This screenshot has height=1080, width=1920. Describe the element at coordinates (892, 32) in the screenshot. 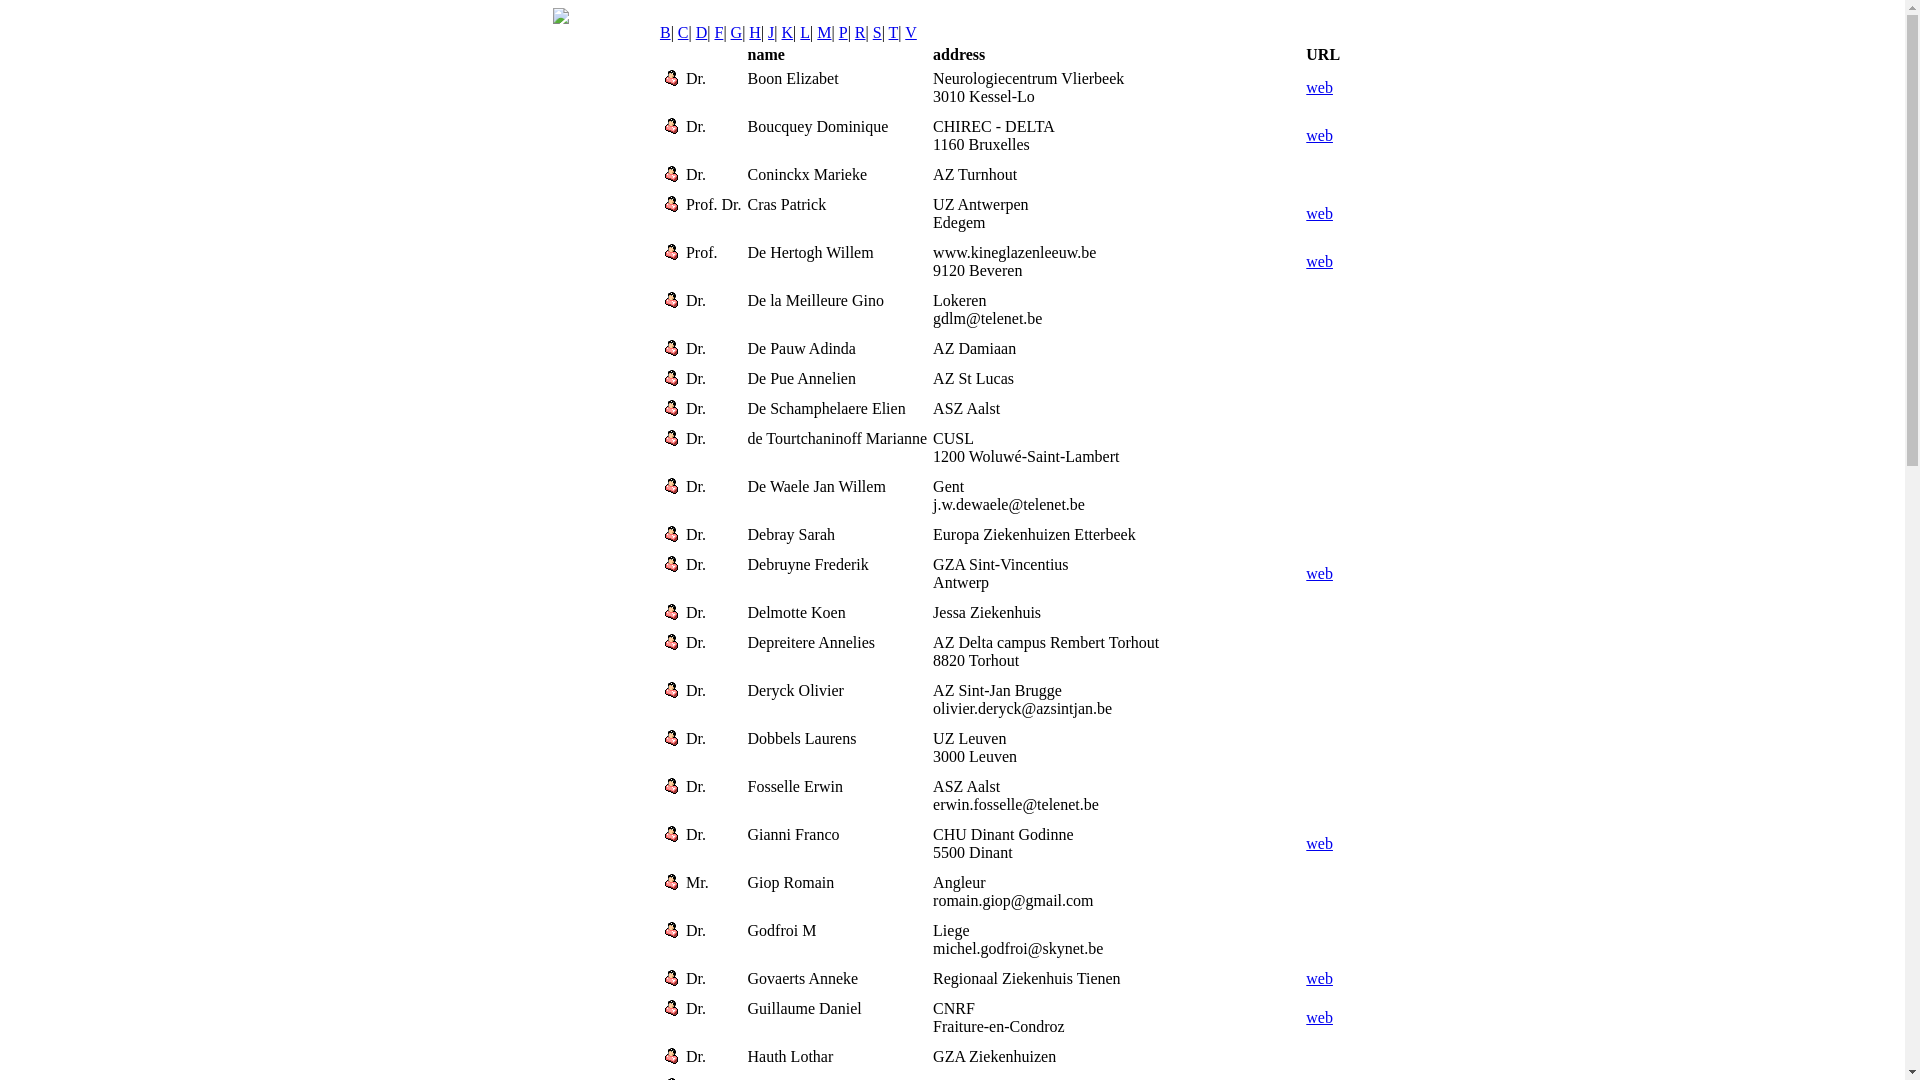

I see `'T'` at that location.